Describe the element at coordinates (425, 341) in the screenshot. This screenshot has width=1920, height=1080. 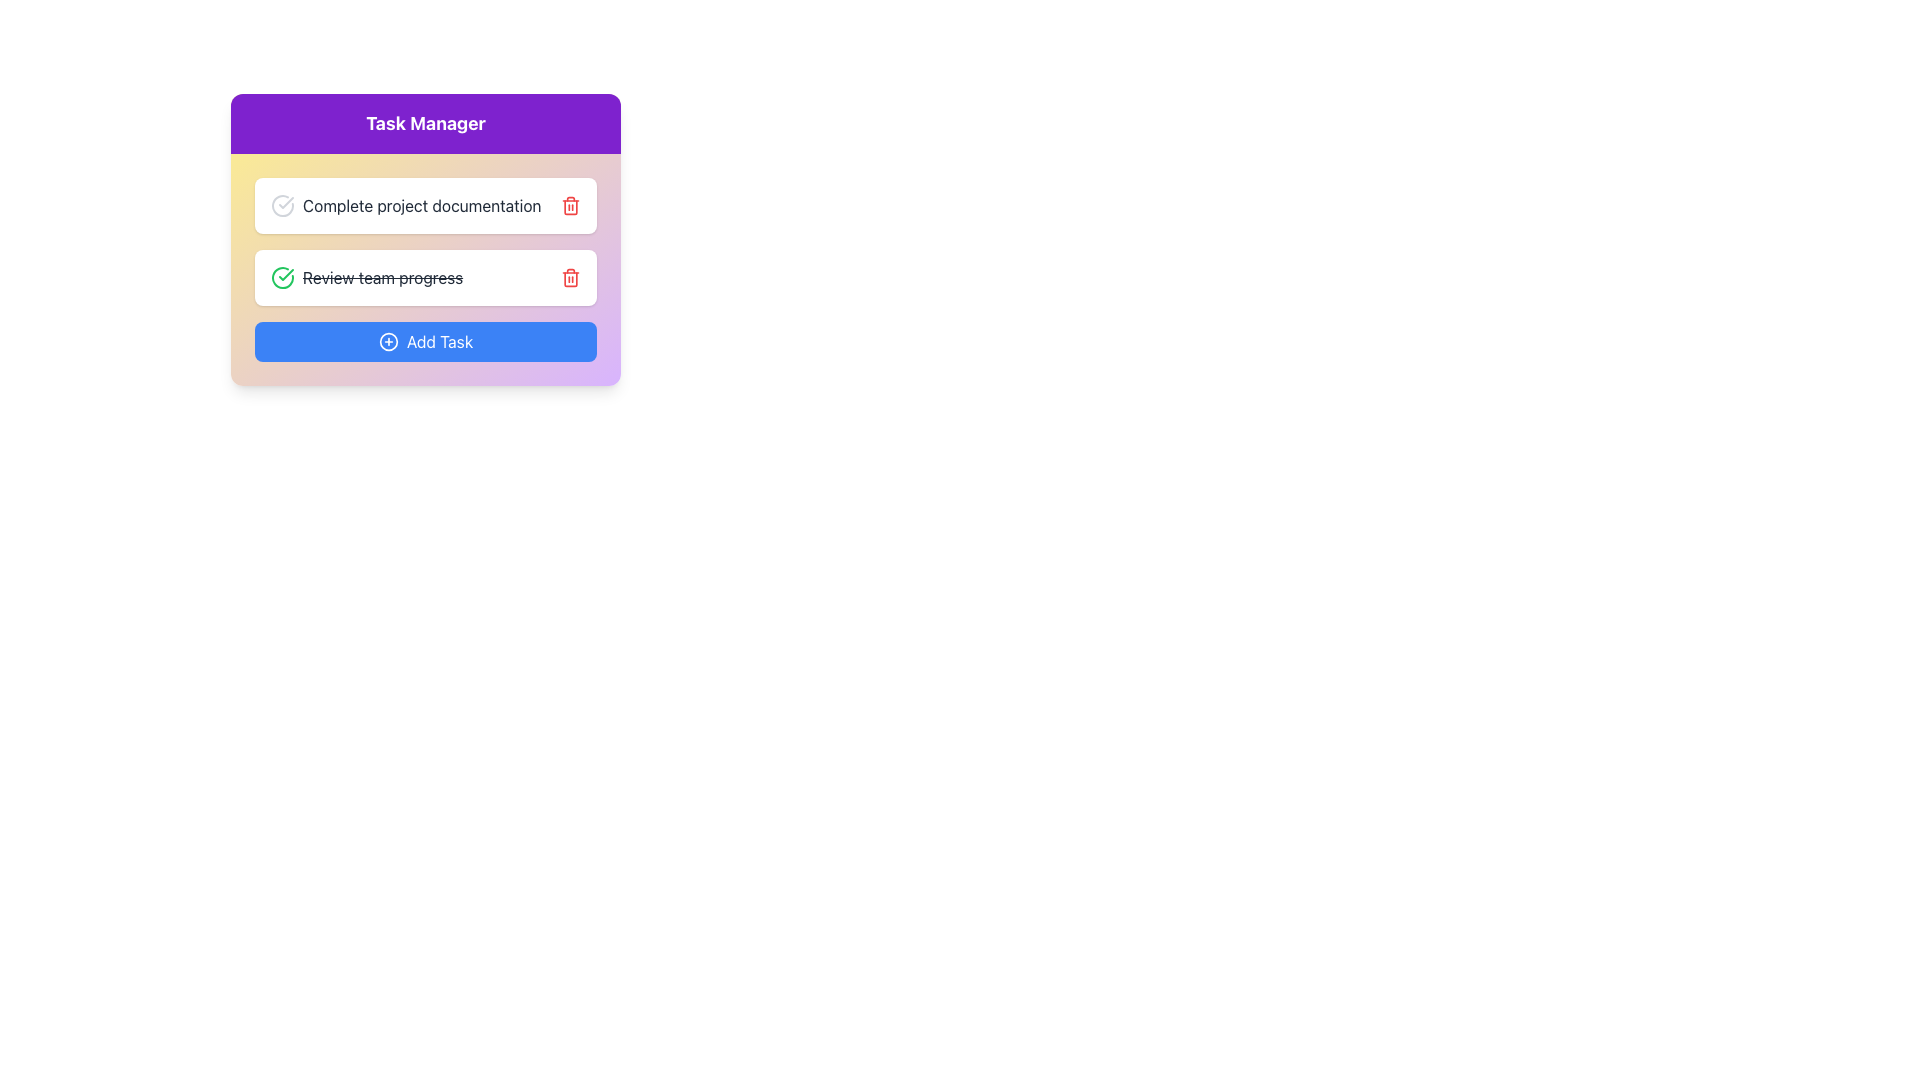
I see `the rectangular blue button with rounded corners labeled 'Add Task' to observe the hover effect that changes its background to a darker blue` at that location.